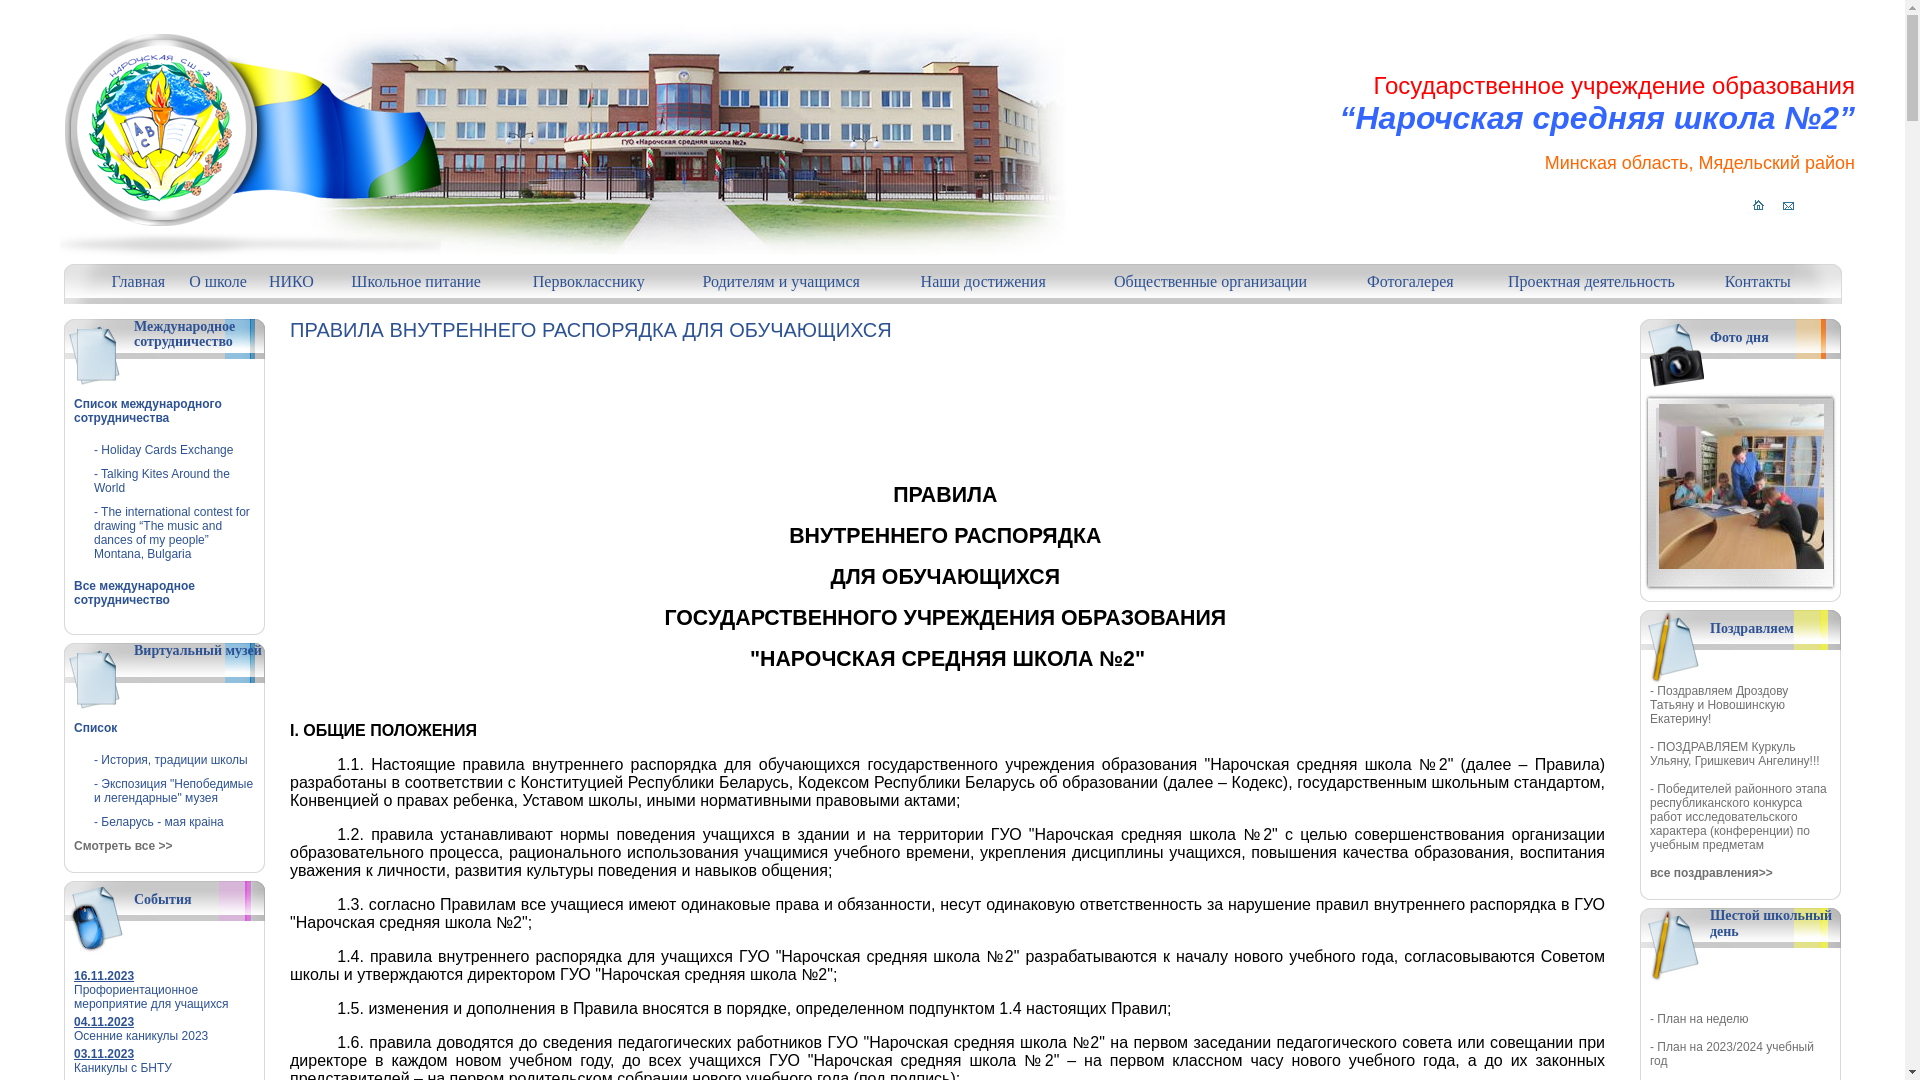 The image size is (1920, 1080). I want to click on '- Talking Kites Around the World', so click(162, 481).